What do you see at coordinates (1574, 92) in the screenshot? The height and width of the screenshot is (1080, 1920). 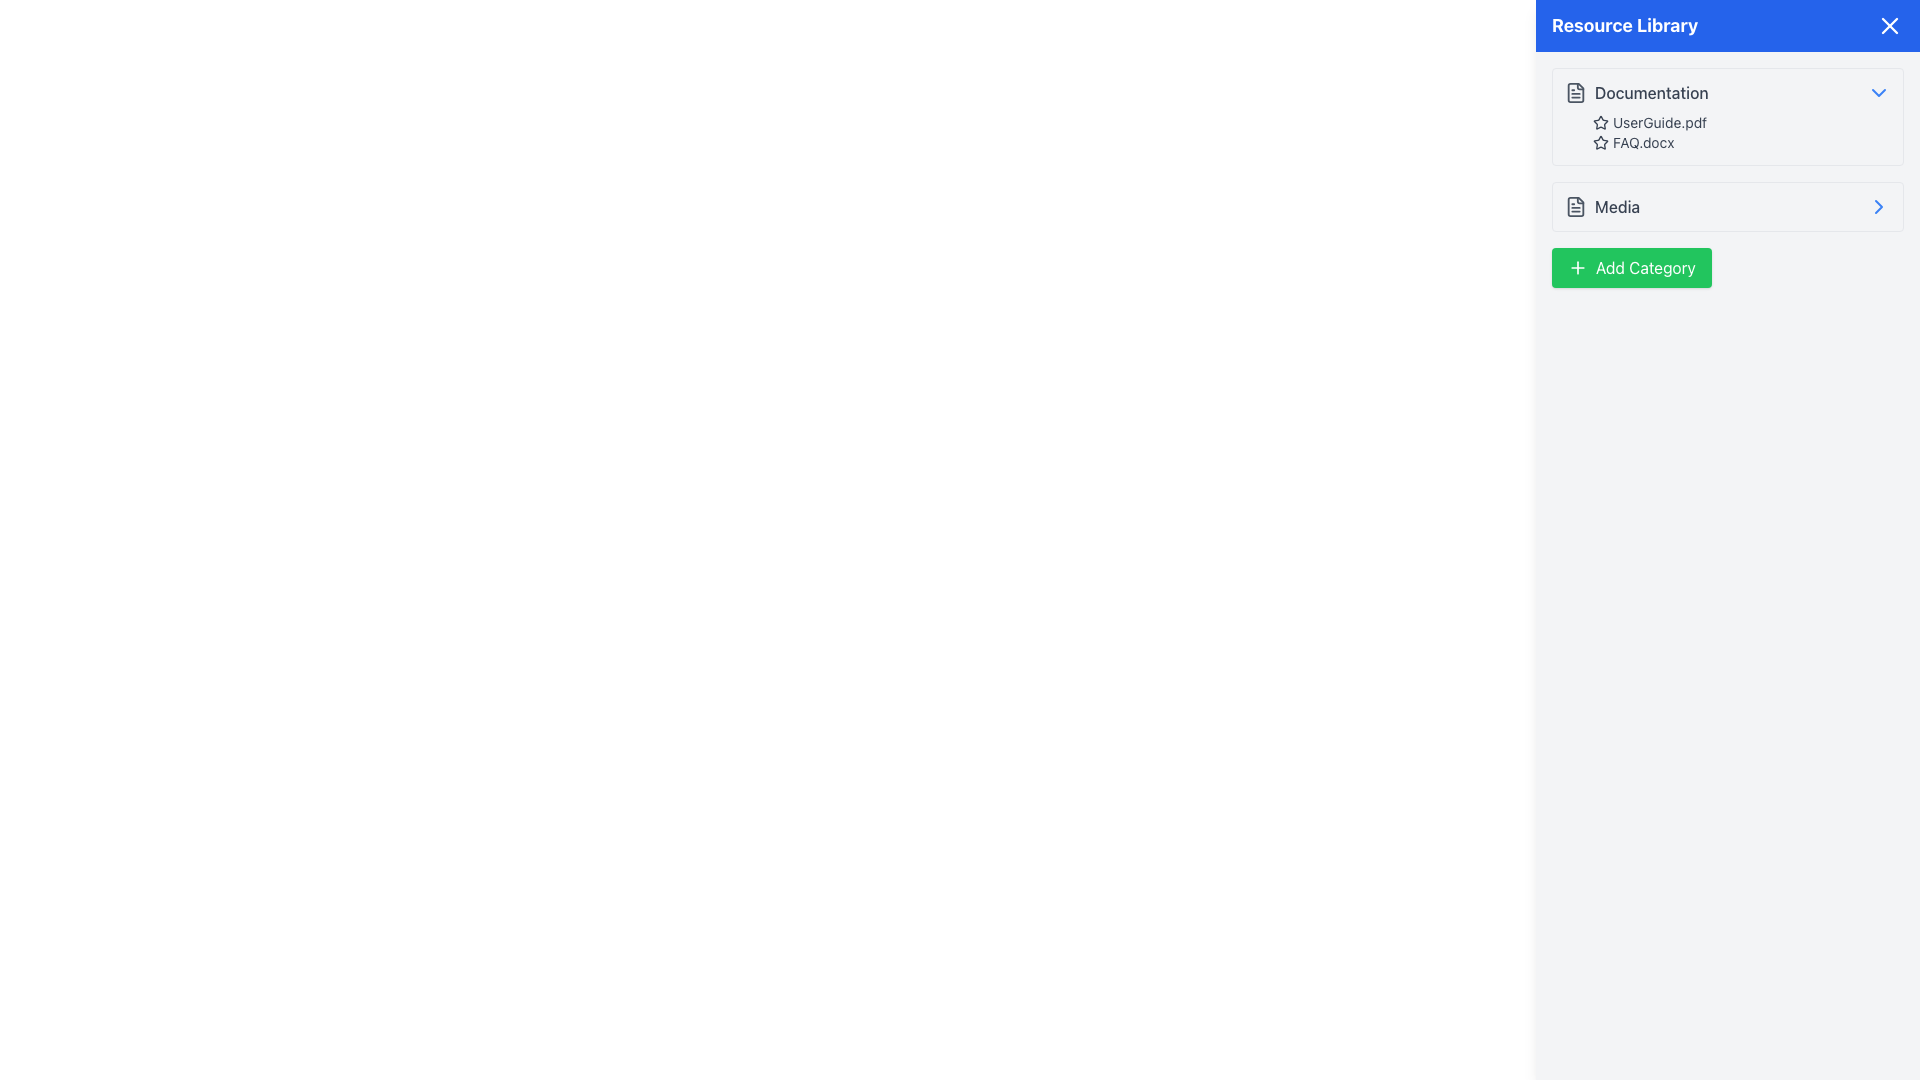 I see `the document icon located to the left of the 'Documentation' label in the Resource Library panel` at bounding box center [1574, 92].